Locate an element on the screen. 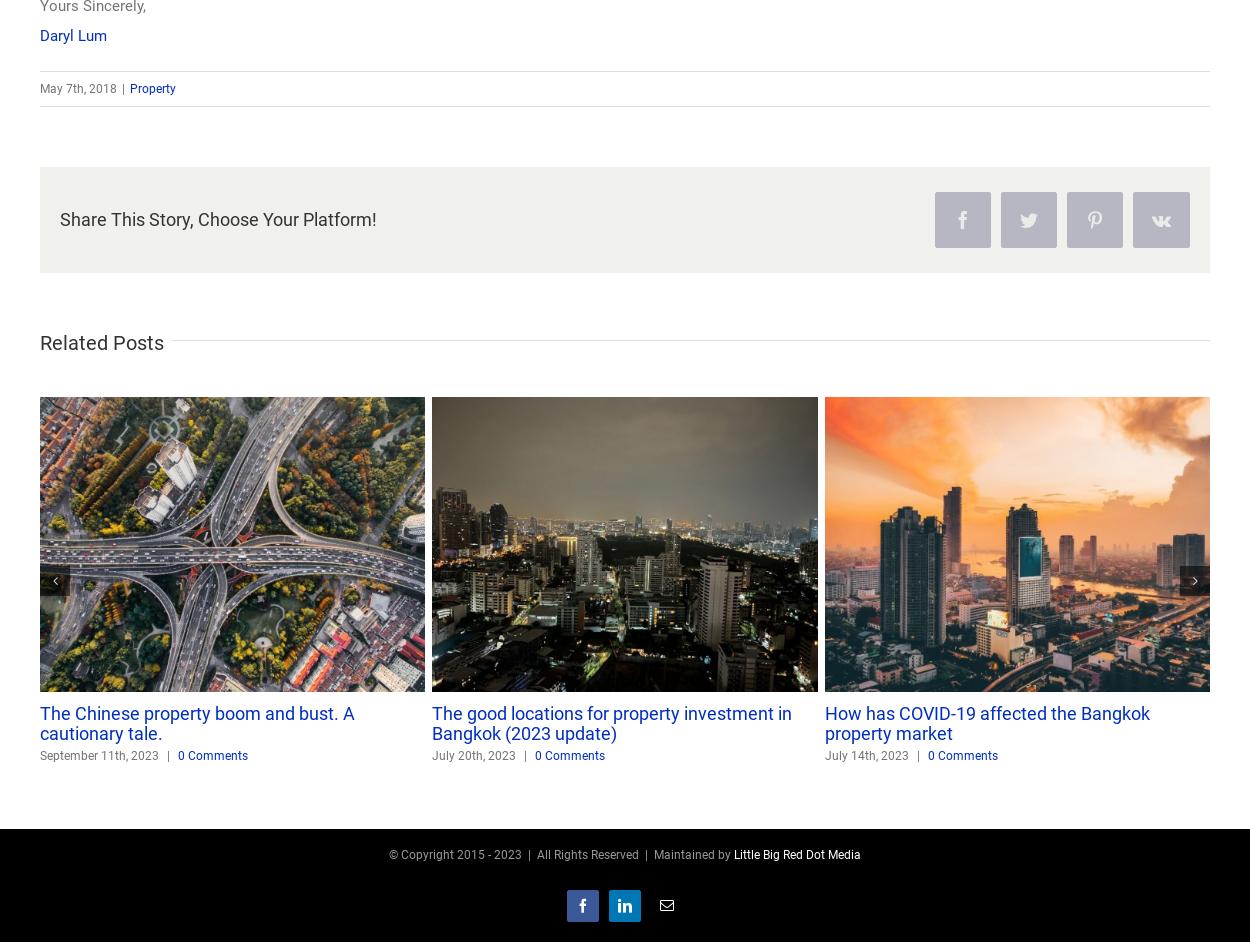 Image resolution: width=1250 pixels, height=942 pixels. 'July 20th, 2023' is located at coordinates (473, 755).